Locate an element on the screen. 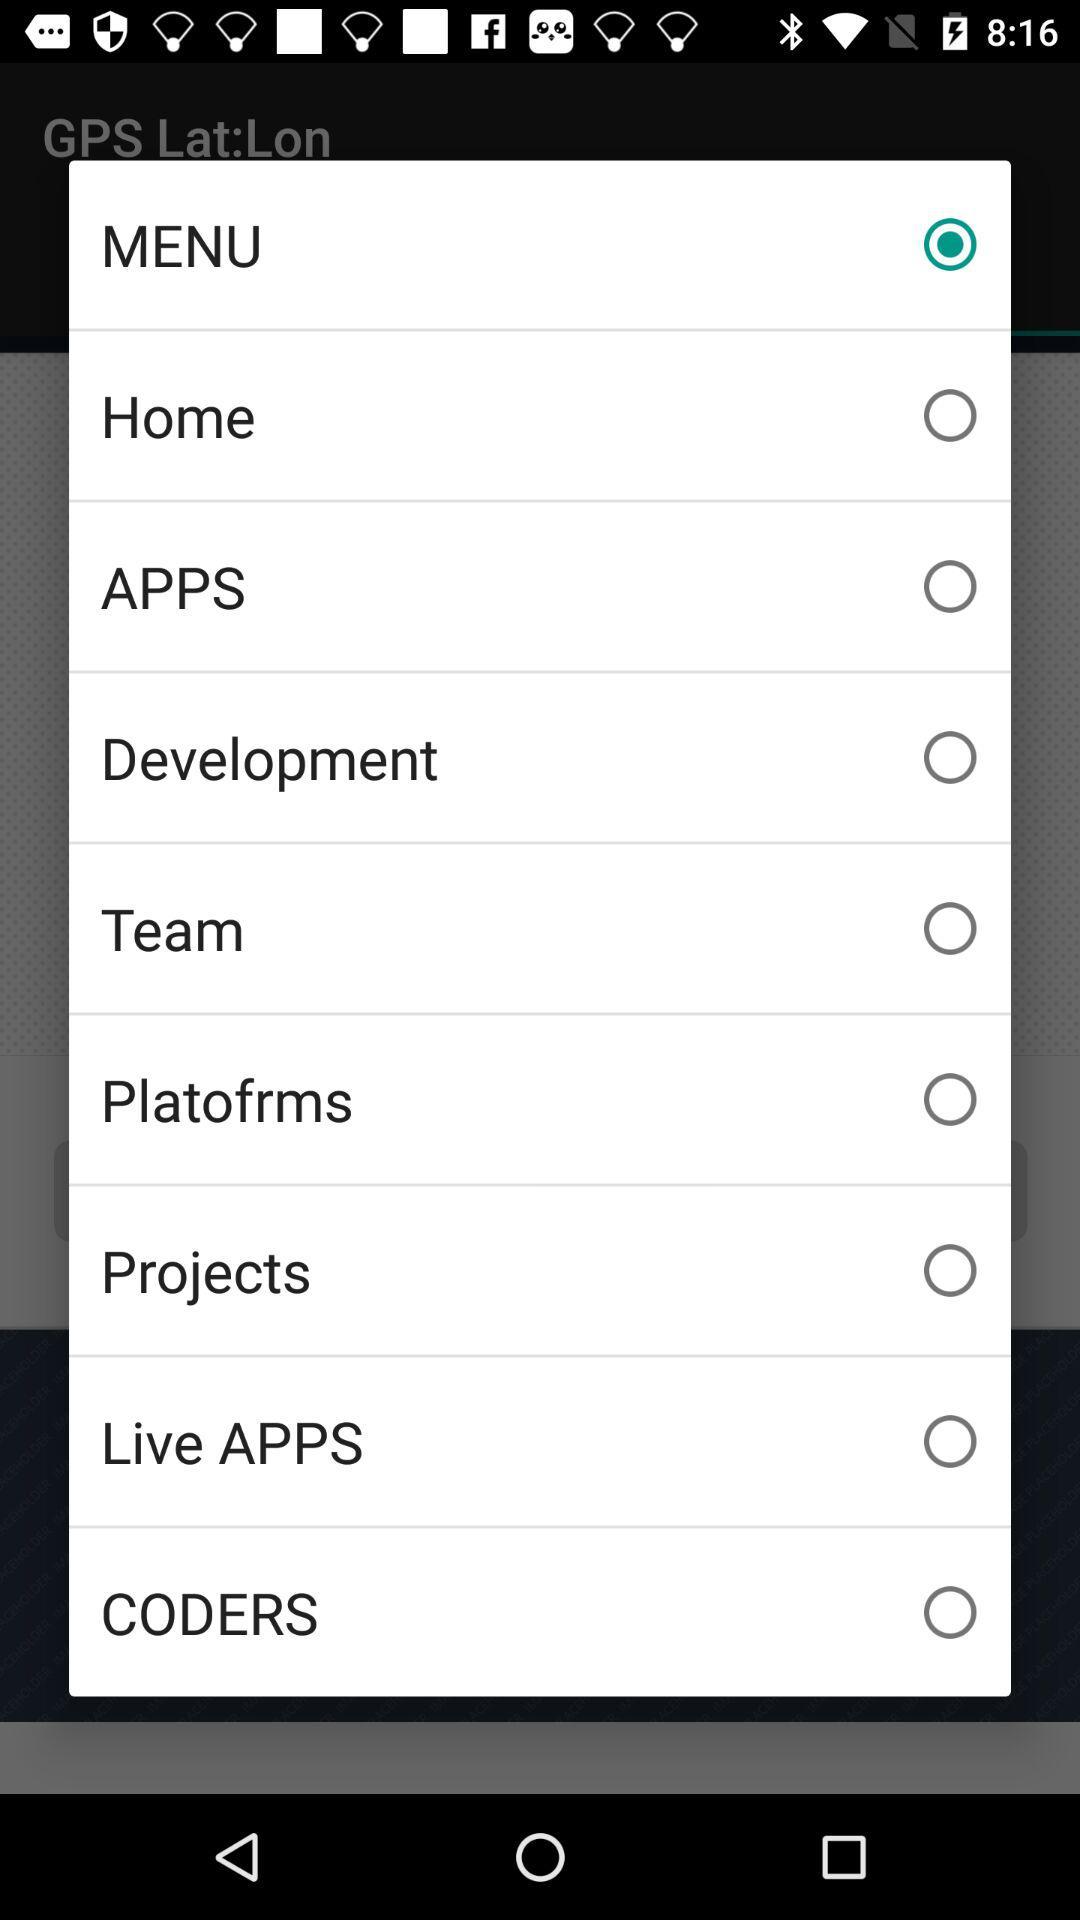  the item below menu is located at coordinates (540, 414).